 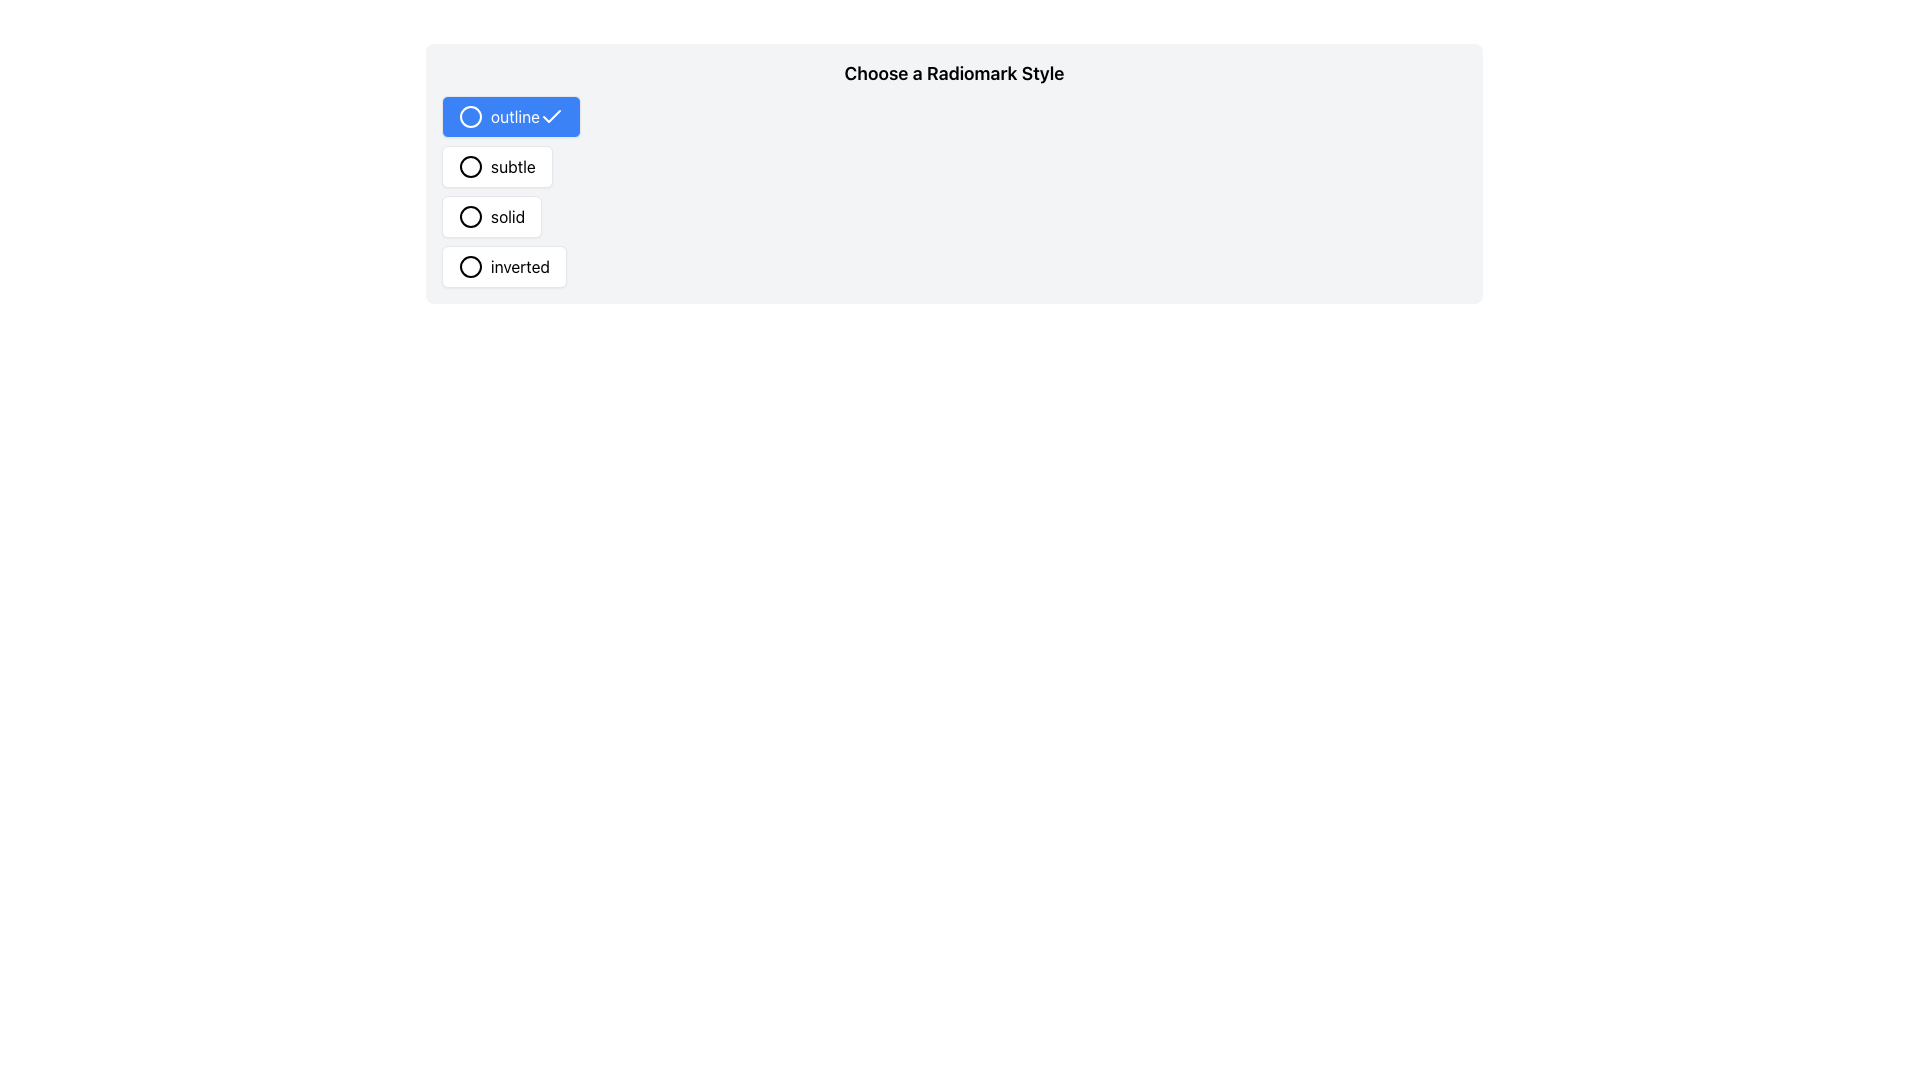 What do you see at coordinates (504, 265) in the screenshot?
I see `the fourth radio button option labeled as 'inverted' under the 'Choose a Radiomark Style' header` at bounding box center [504, 265].